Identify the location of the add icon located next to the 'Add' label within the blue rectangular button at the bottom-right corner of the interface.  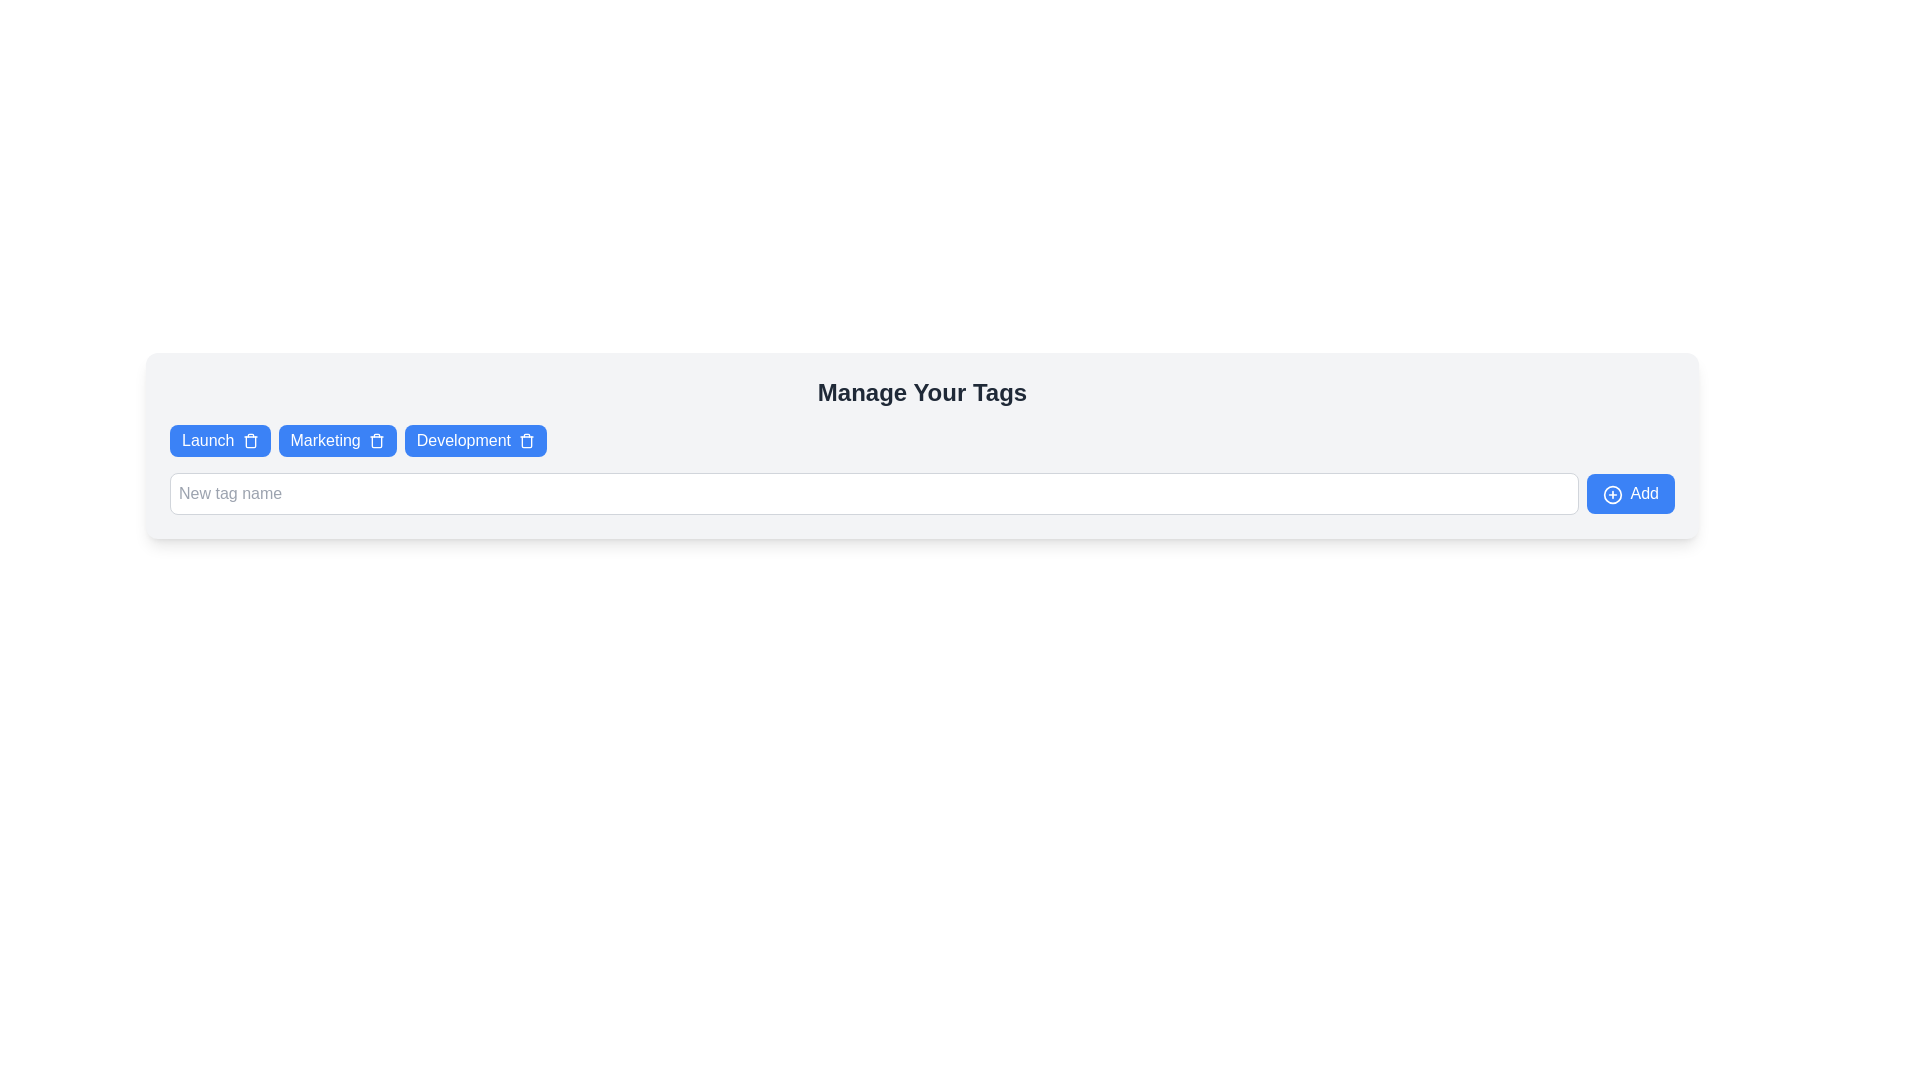
(1612, 494).